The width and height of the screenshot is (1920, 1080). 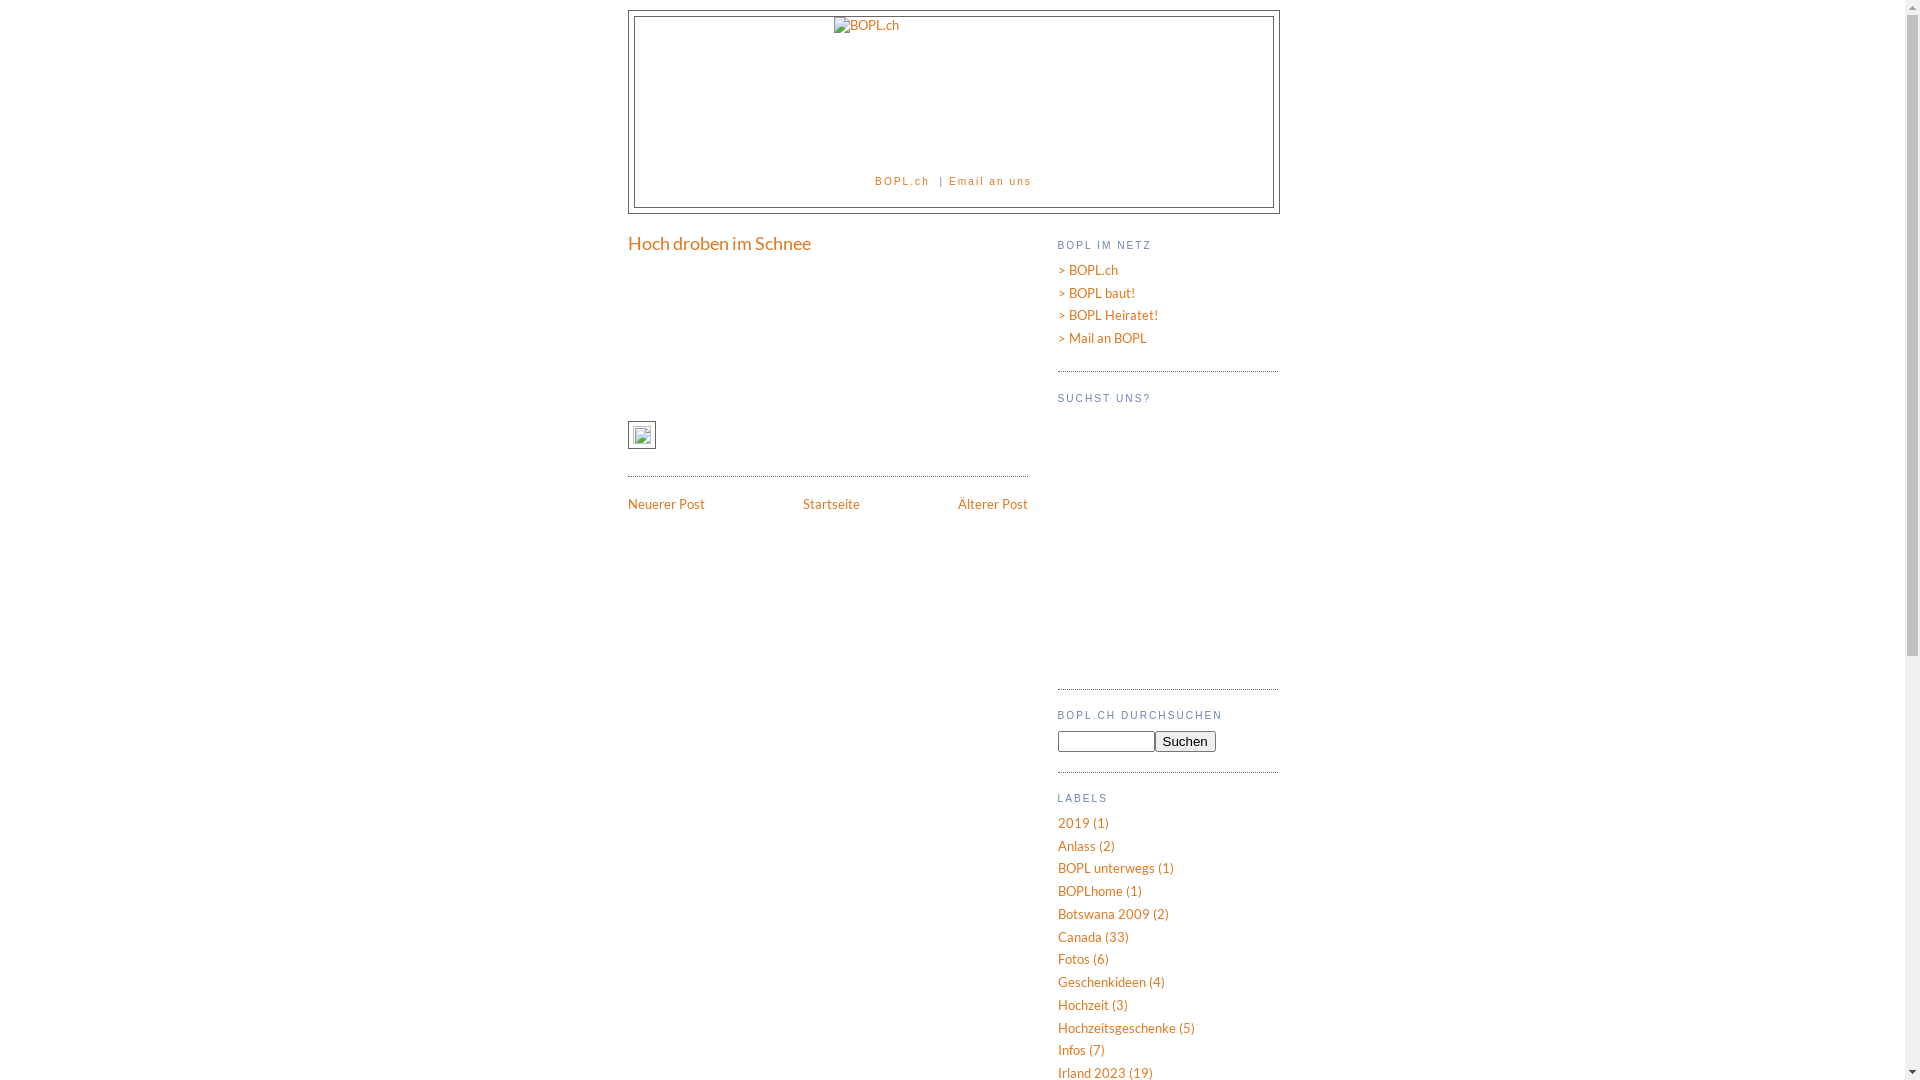 I want to click on 'Canada', so click(x=1079, y=937).